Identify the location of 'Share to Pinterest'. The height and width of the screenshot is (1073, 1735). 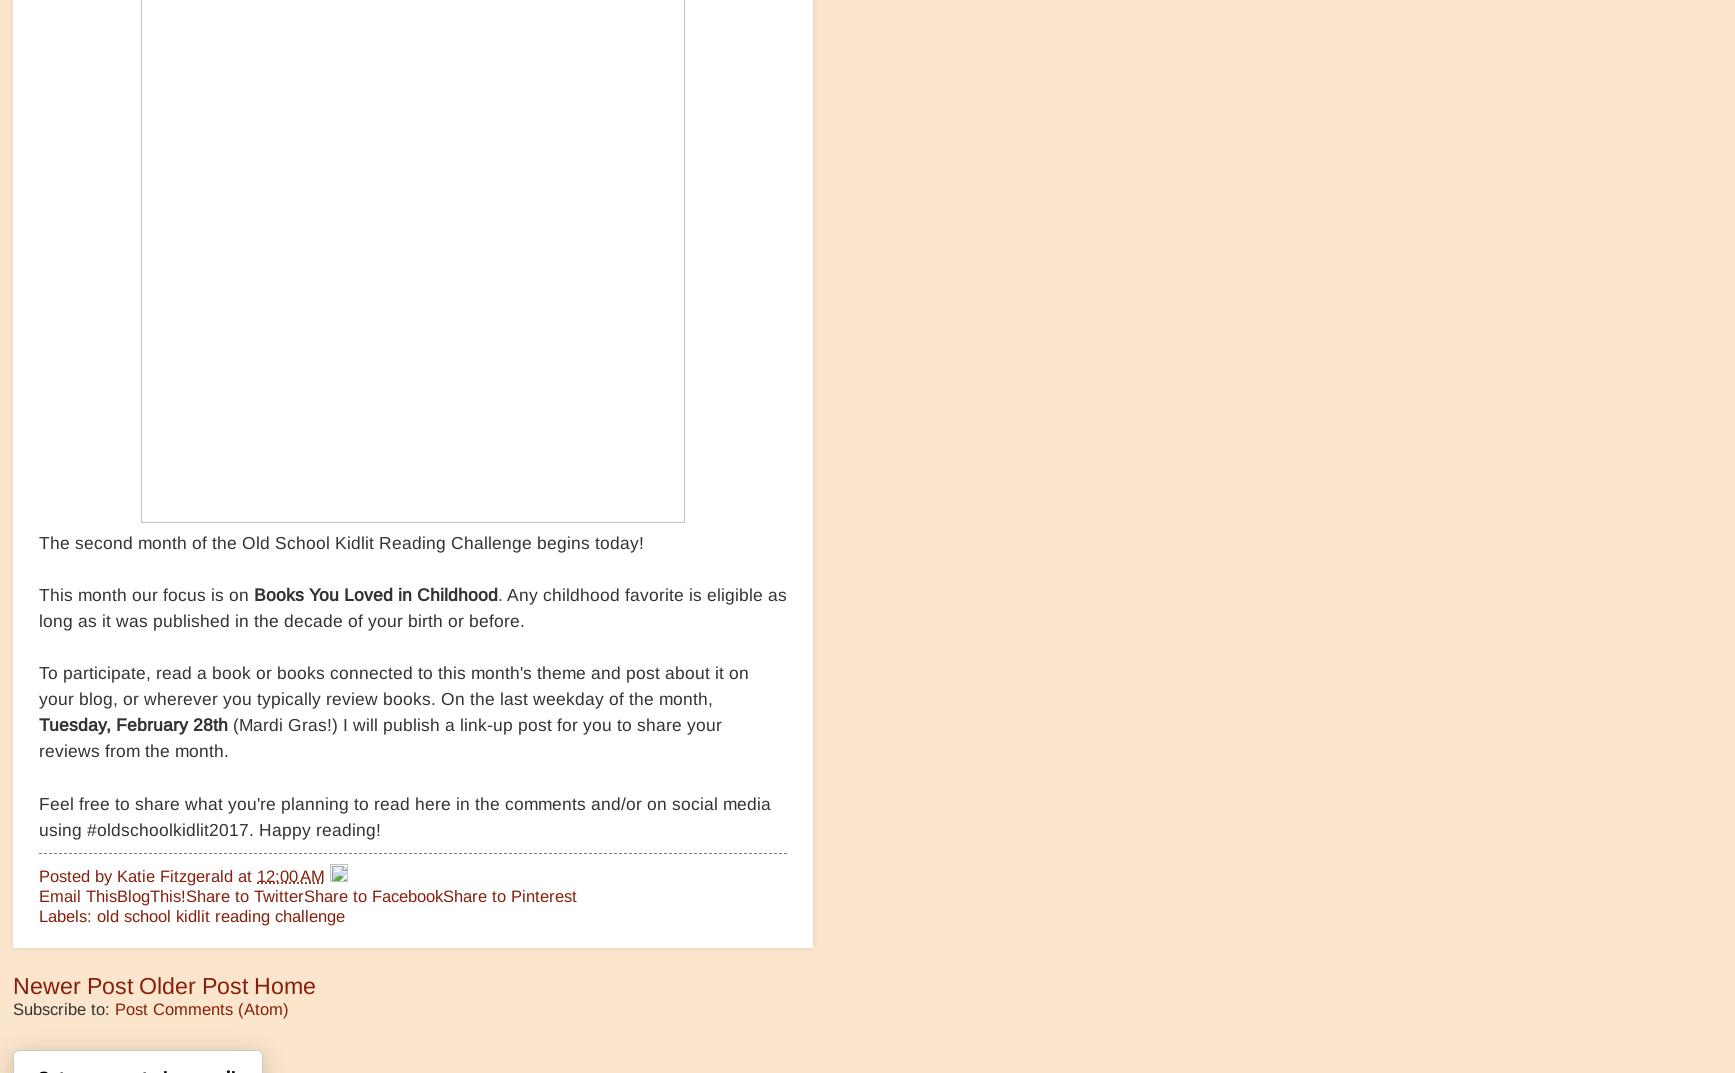
(509, 895).